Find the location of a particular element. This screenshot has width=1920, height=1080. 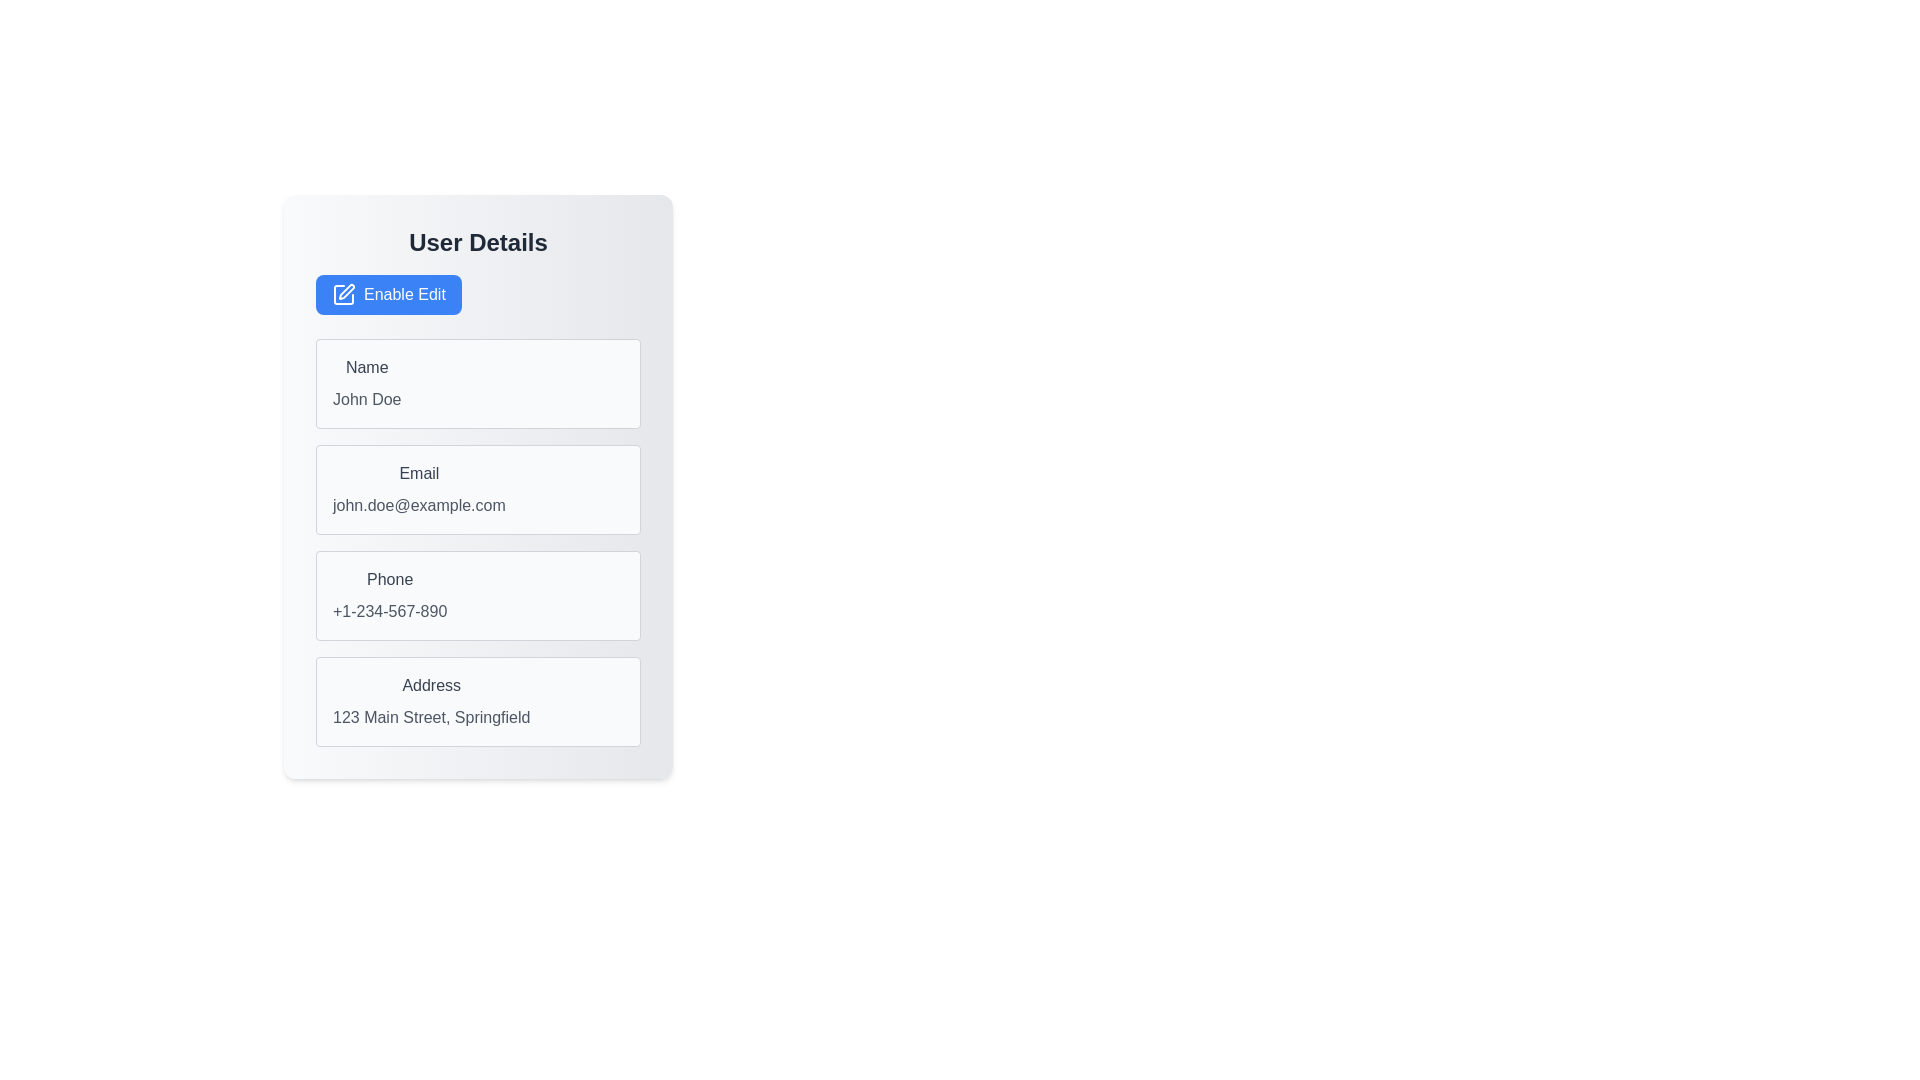

the 'Address' label element, which is styled with medium font weight and gray color, located under the 'Phone' information in the user details section is located at coordinates (430, 685).